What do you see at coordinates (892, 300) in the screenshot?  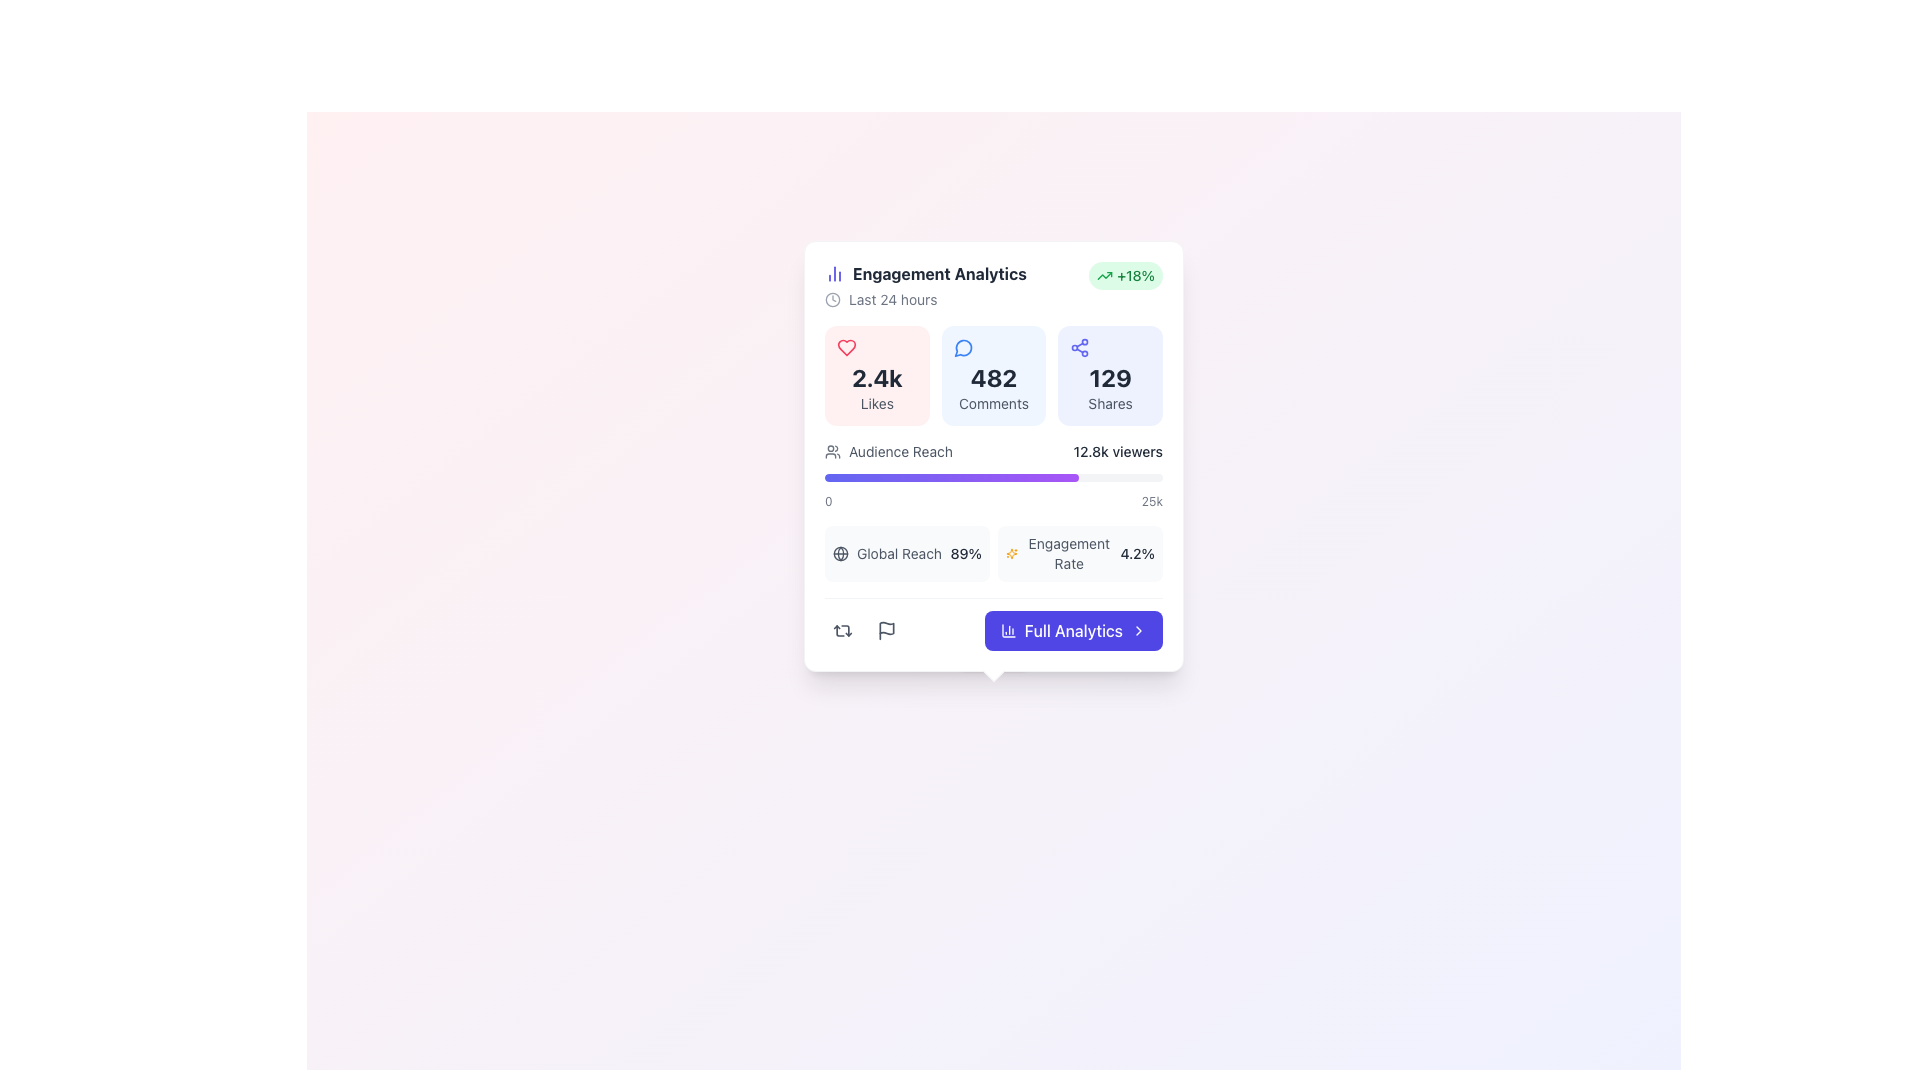 I see `the 'Last 24 hours' text label, which is styled in a small gray font and positioned to the right of a clock icon within the 'Engagement Analytics' card` at bounding box center [892, 300].